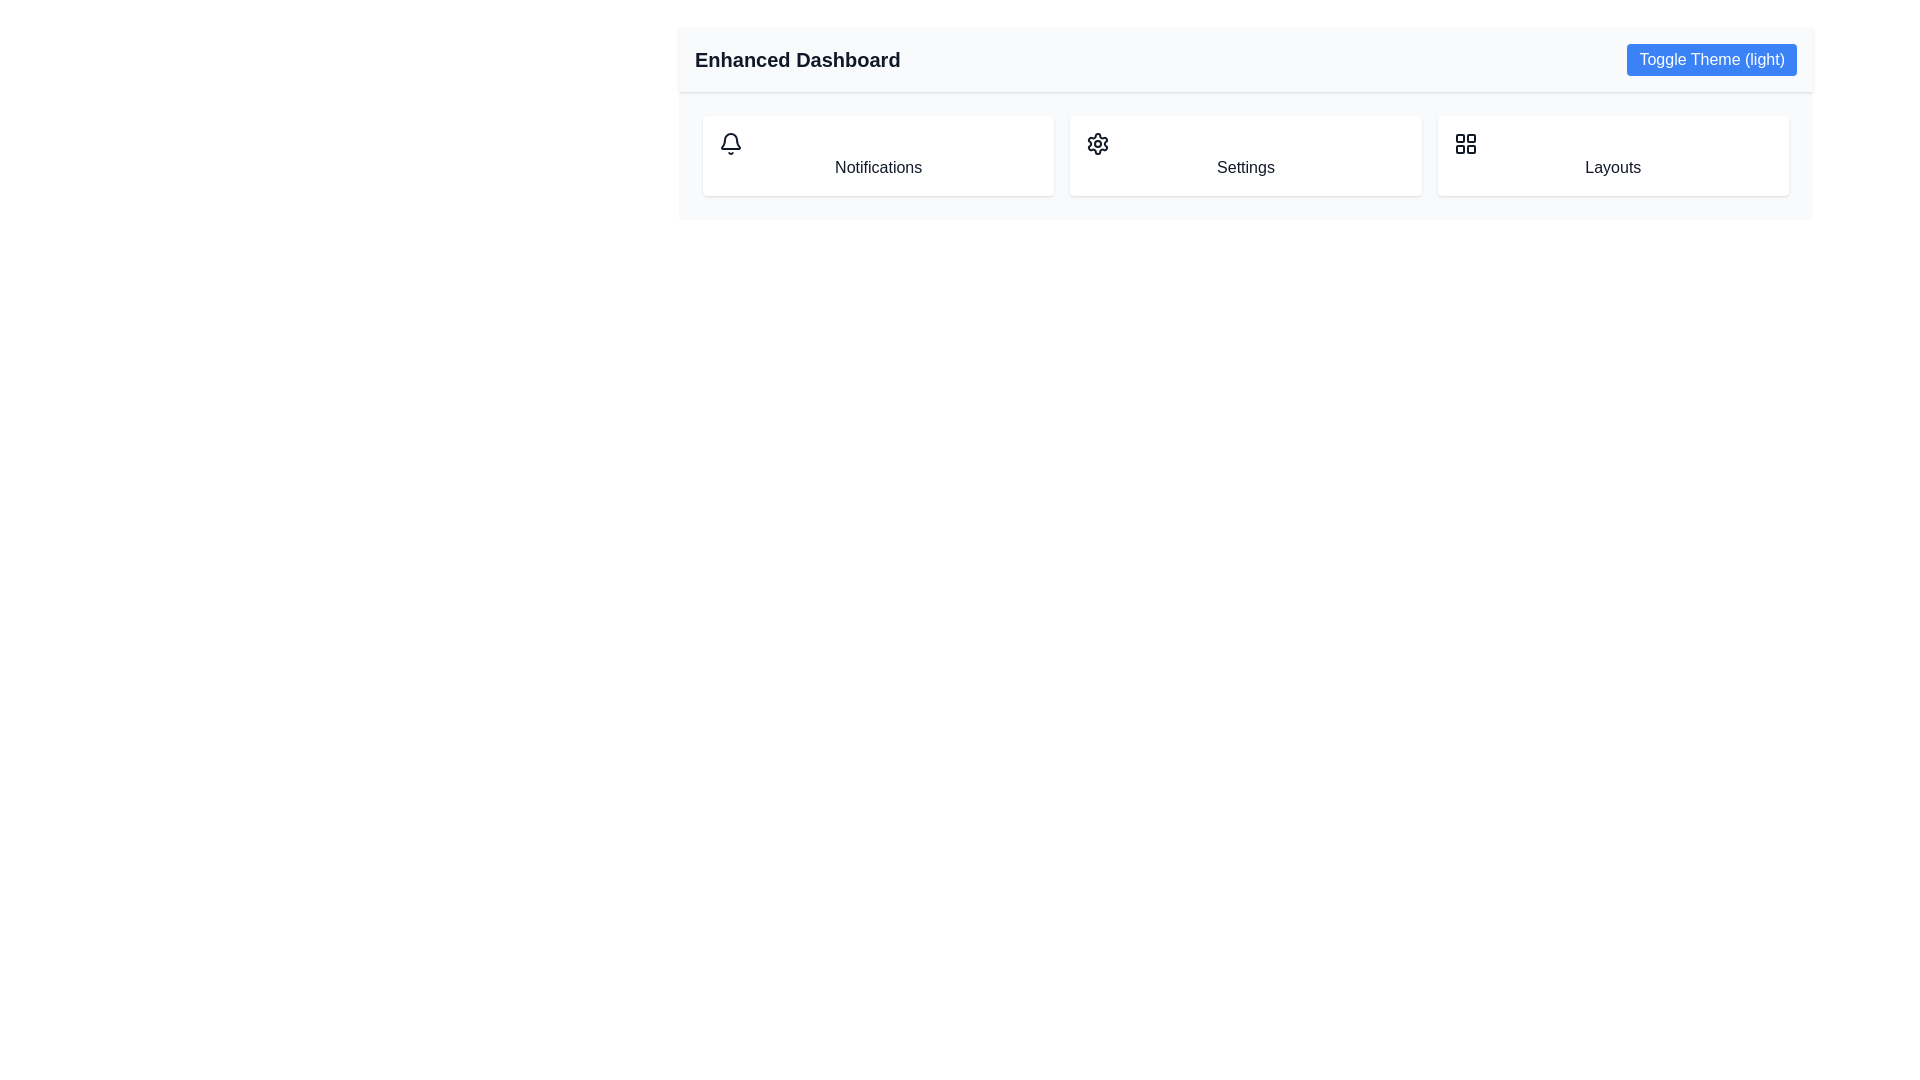 The image size is (1920, 1080). What do you see at coordinates (1097, 142) in the screenshot?
I see `the central cogwheel icon within the 'Settings' button` at bounding box center [1097, 142].